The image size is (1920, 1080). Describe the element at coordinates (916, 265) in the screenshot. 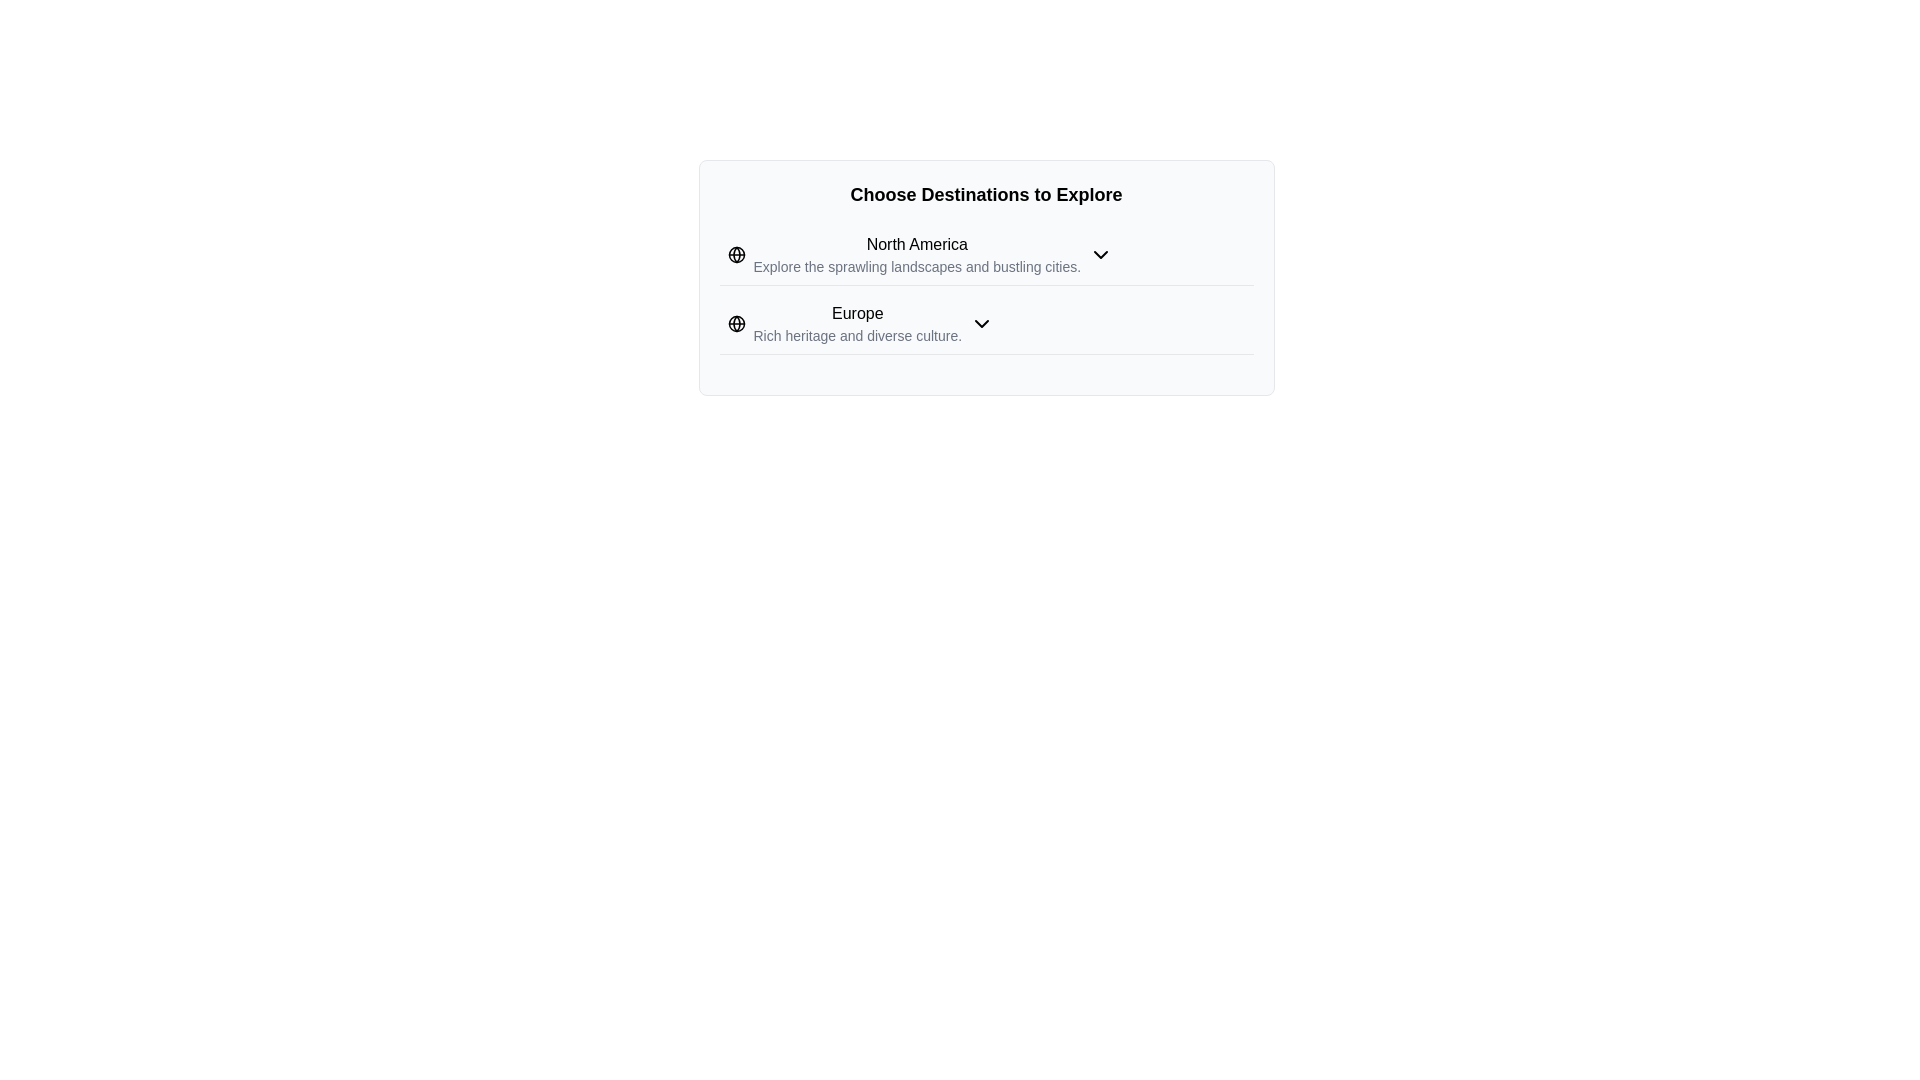

I see `the text label displaying 'Explore the sprawling landscapes and bustling cities' which is positioned below the 'North America' header text` at that location.